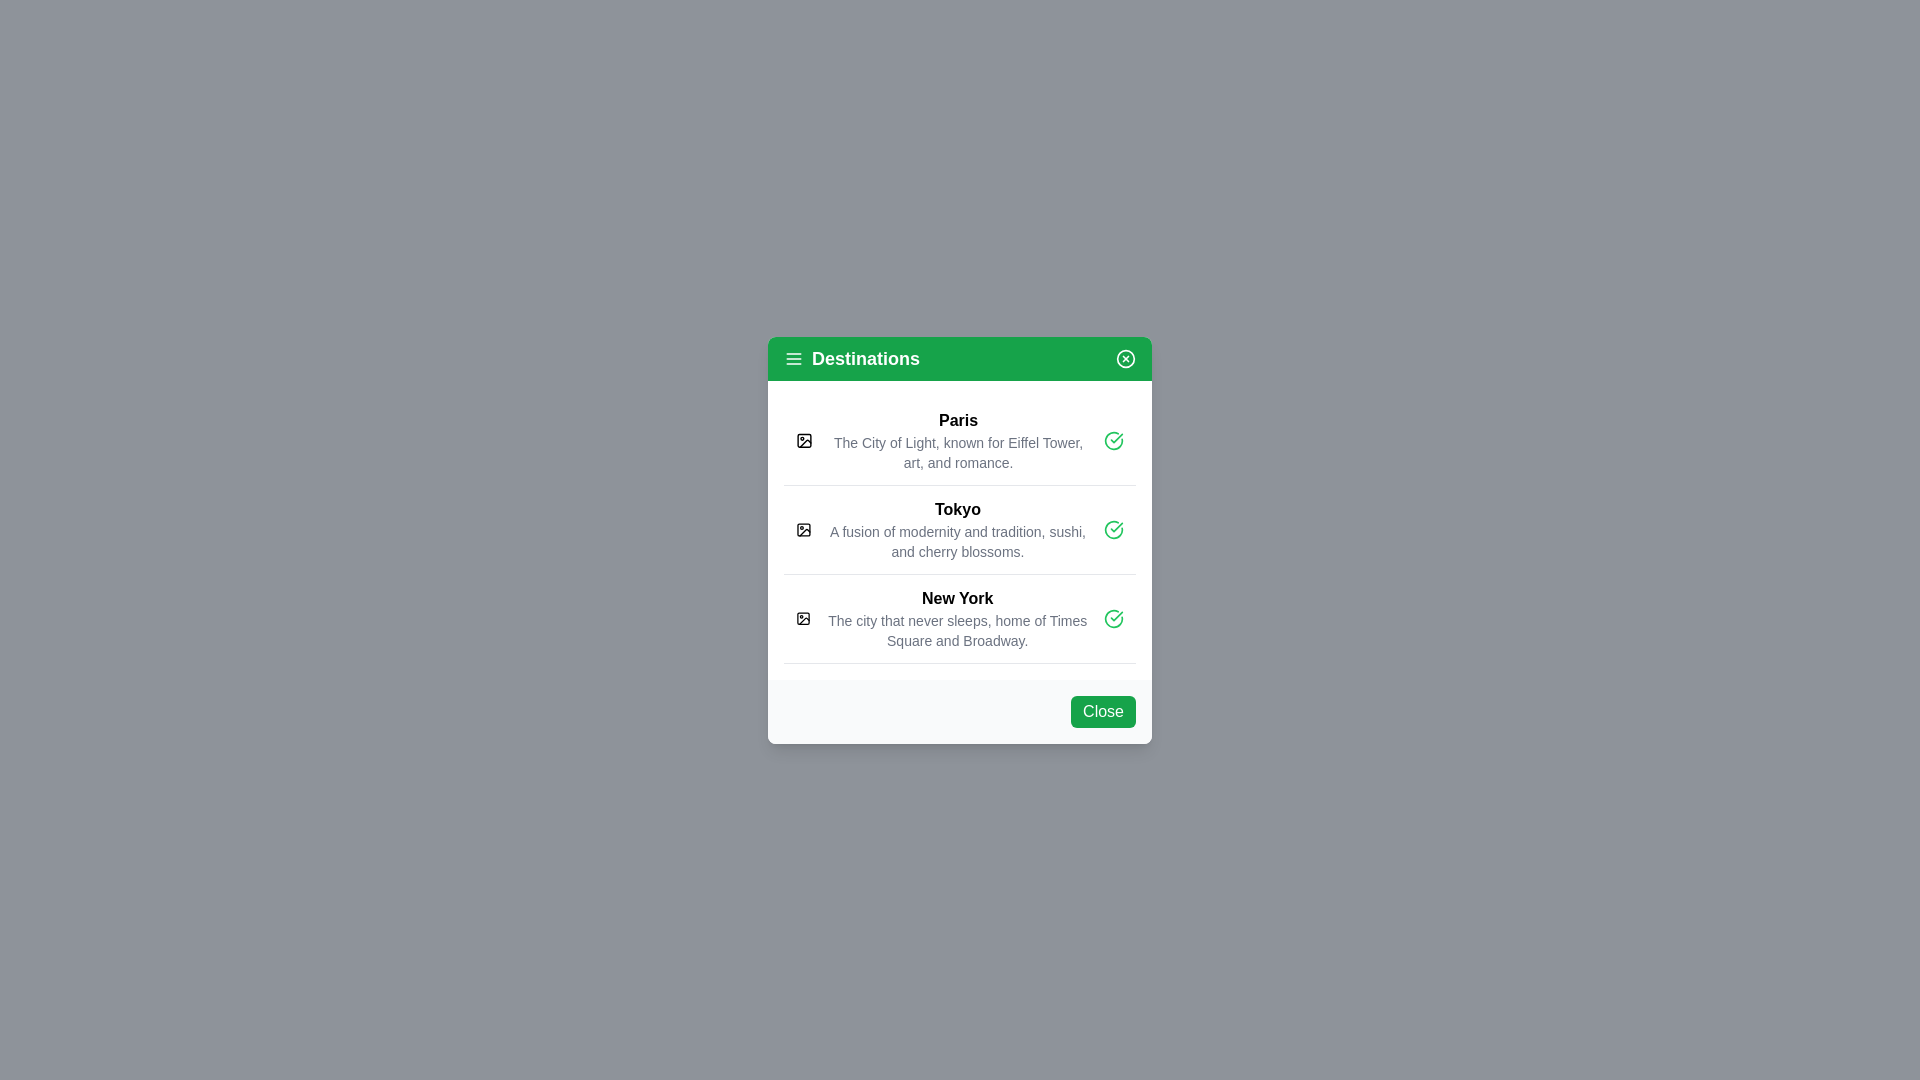  Describe the element at coordinates (1112, 528) in the screenshot. I see `the confirmation icon located on the right side of the 'Tokyo' row to confirm or toggle its status` at that location.